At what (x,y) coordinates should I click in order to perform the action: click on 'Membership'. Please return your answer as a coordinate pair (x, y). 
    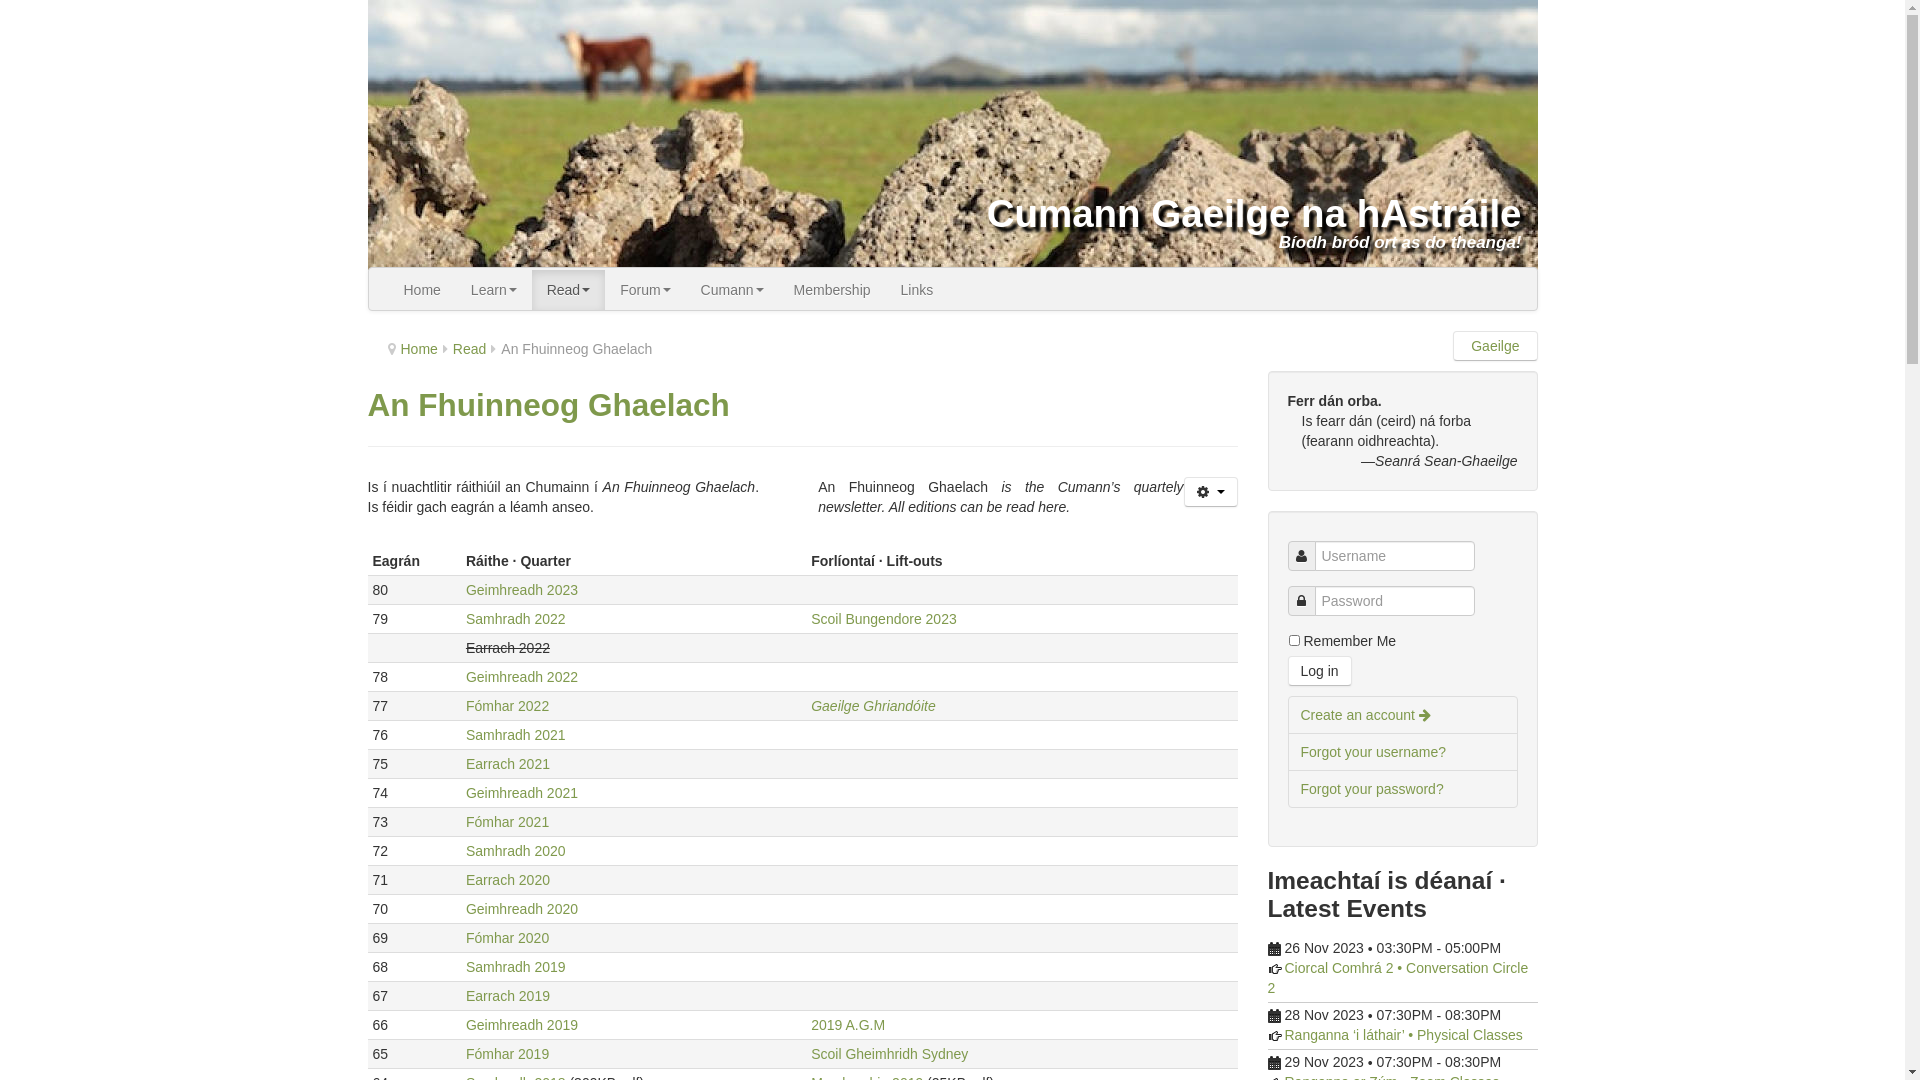
    Looking at the image, I should click on (832, 289).